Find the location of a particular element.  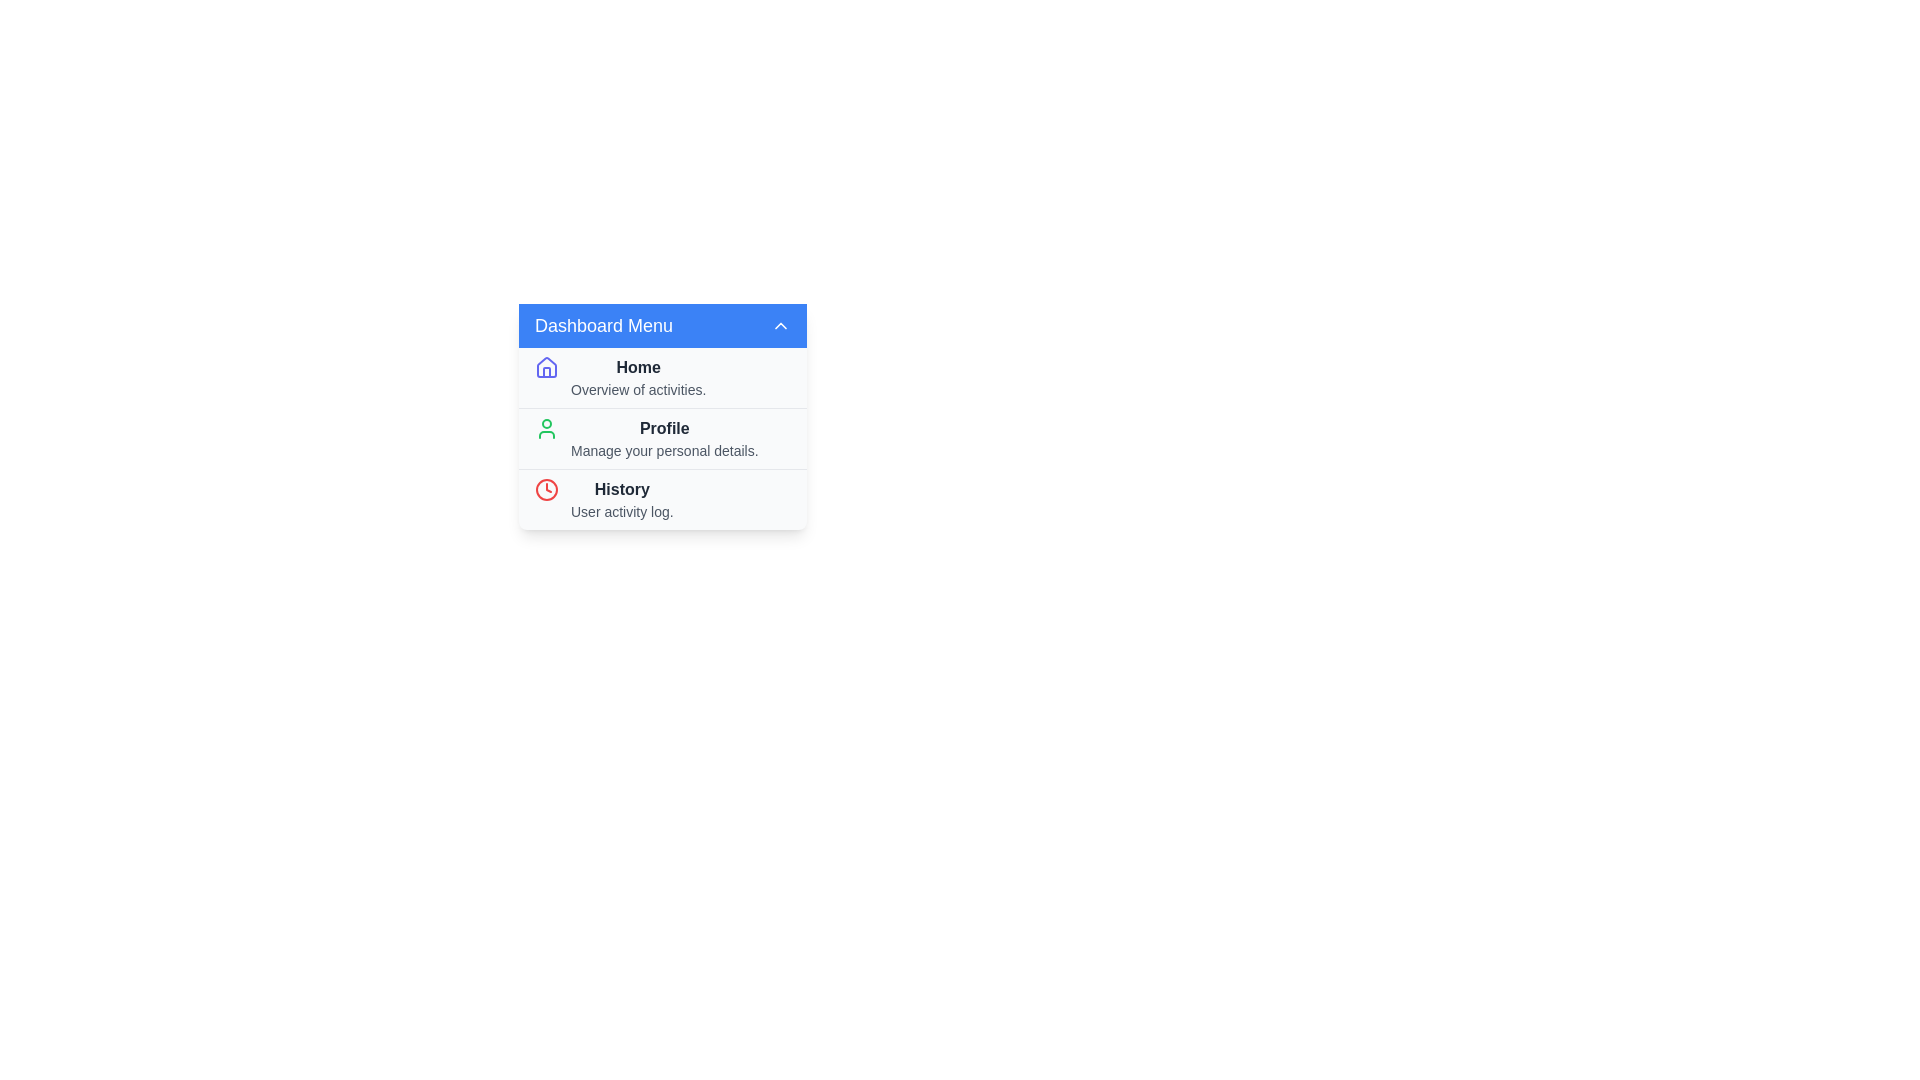

the second menu item that navigates to the Profile section of the application to manage personal details is located at coordinates (662, 415).